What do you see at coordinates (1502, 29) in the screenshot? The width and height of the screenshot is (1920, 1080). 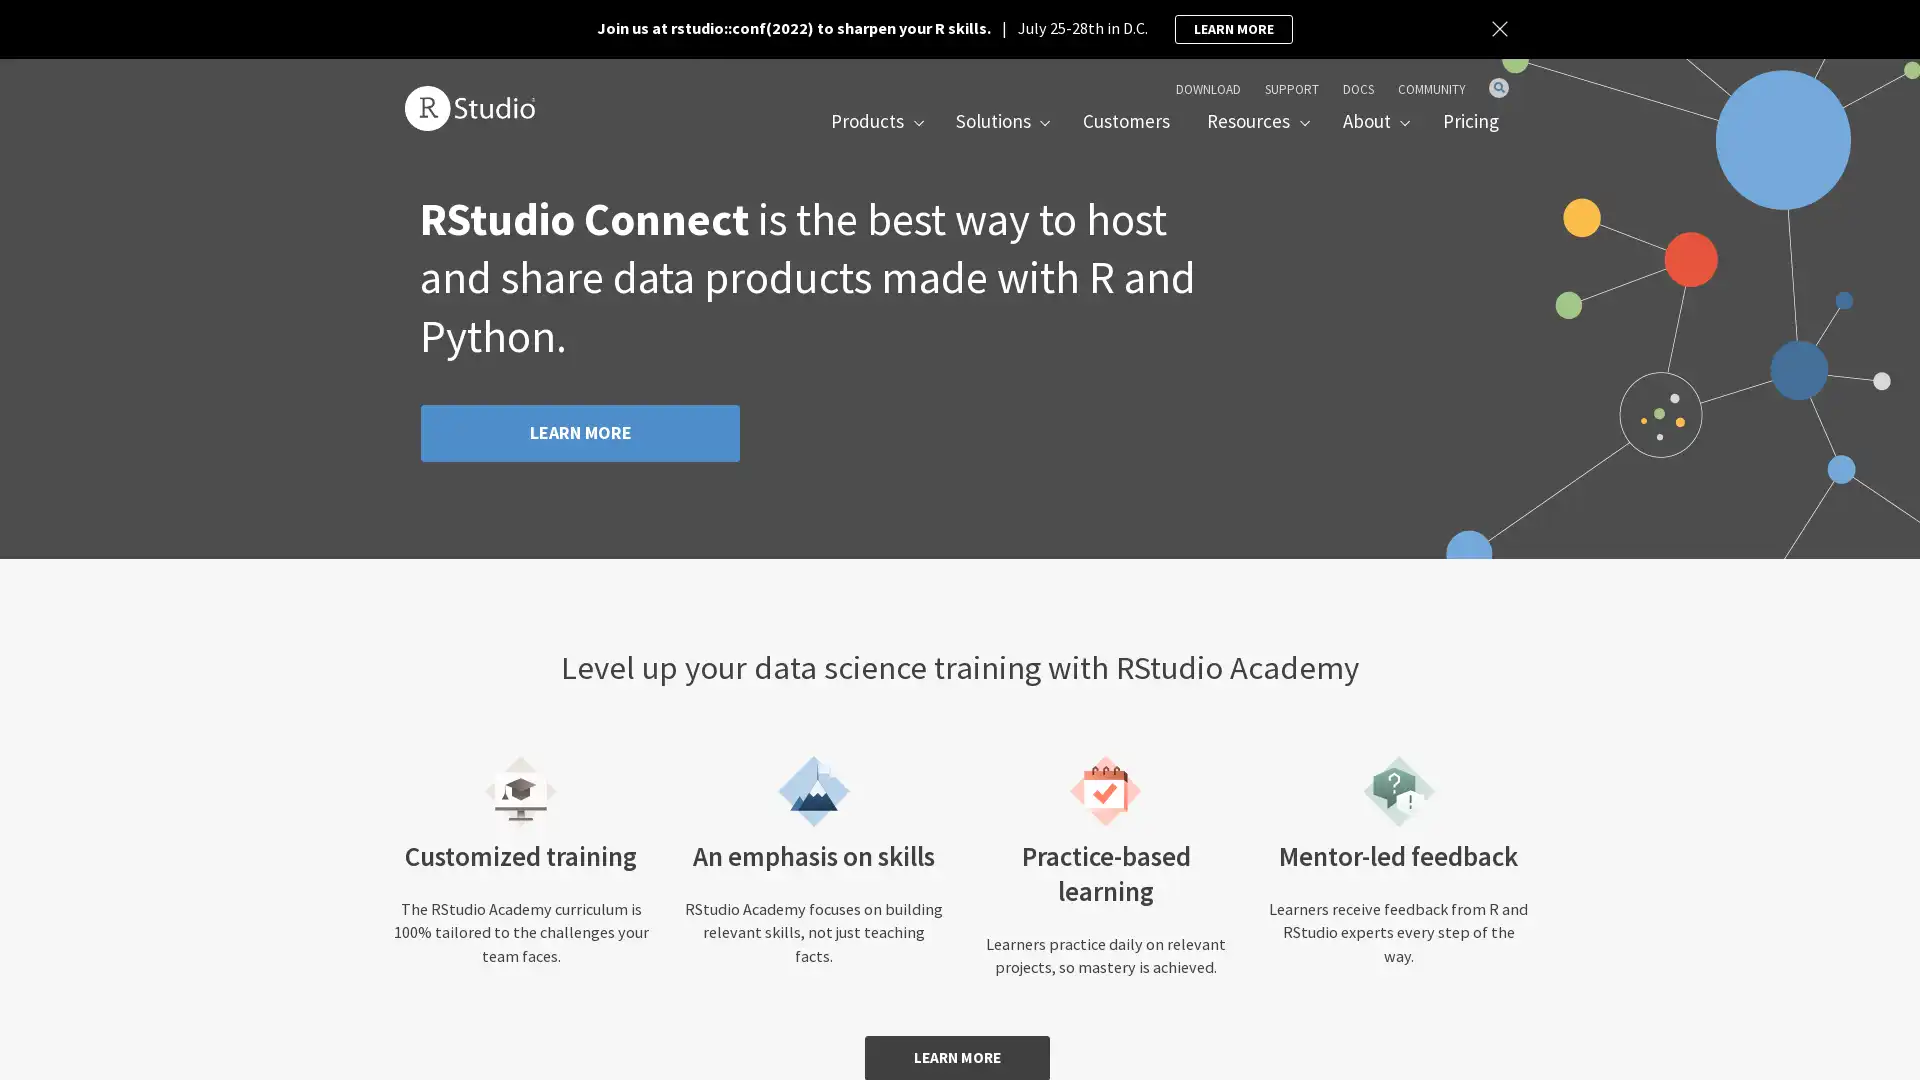 I see `Close` at bounding box center [1502, 29].